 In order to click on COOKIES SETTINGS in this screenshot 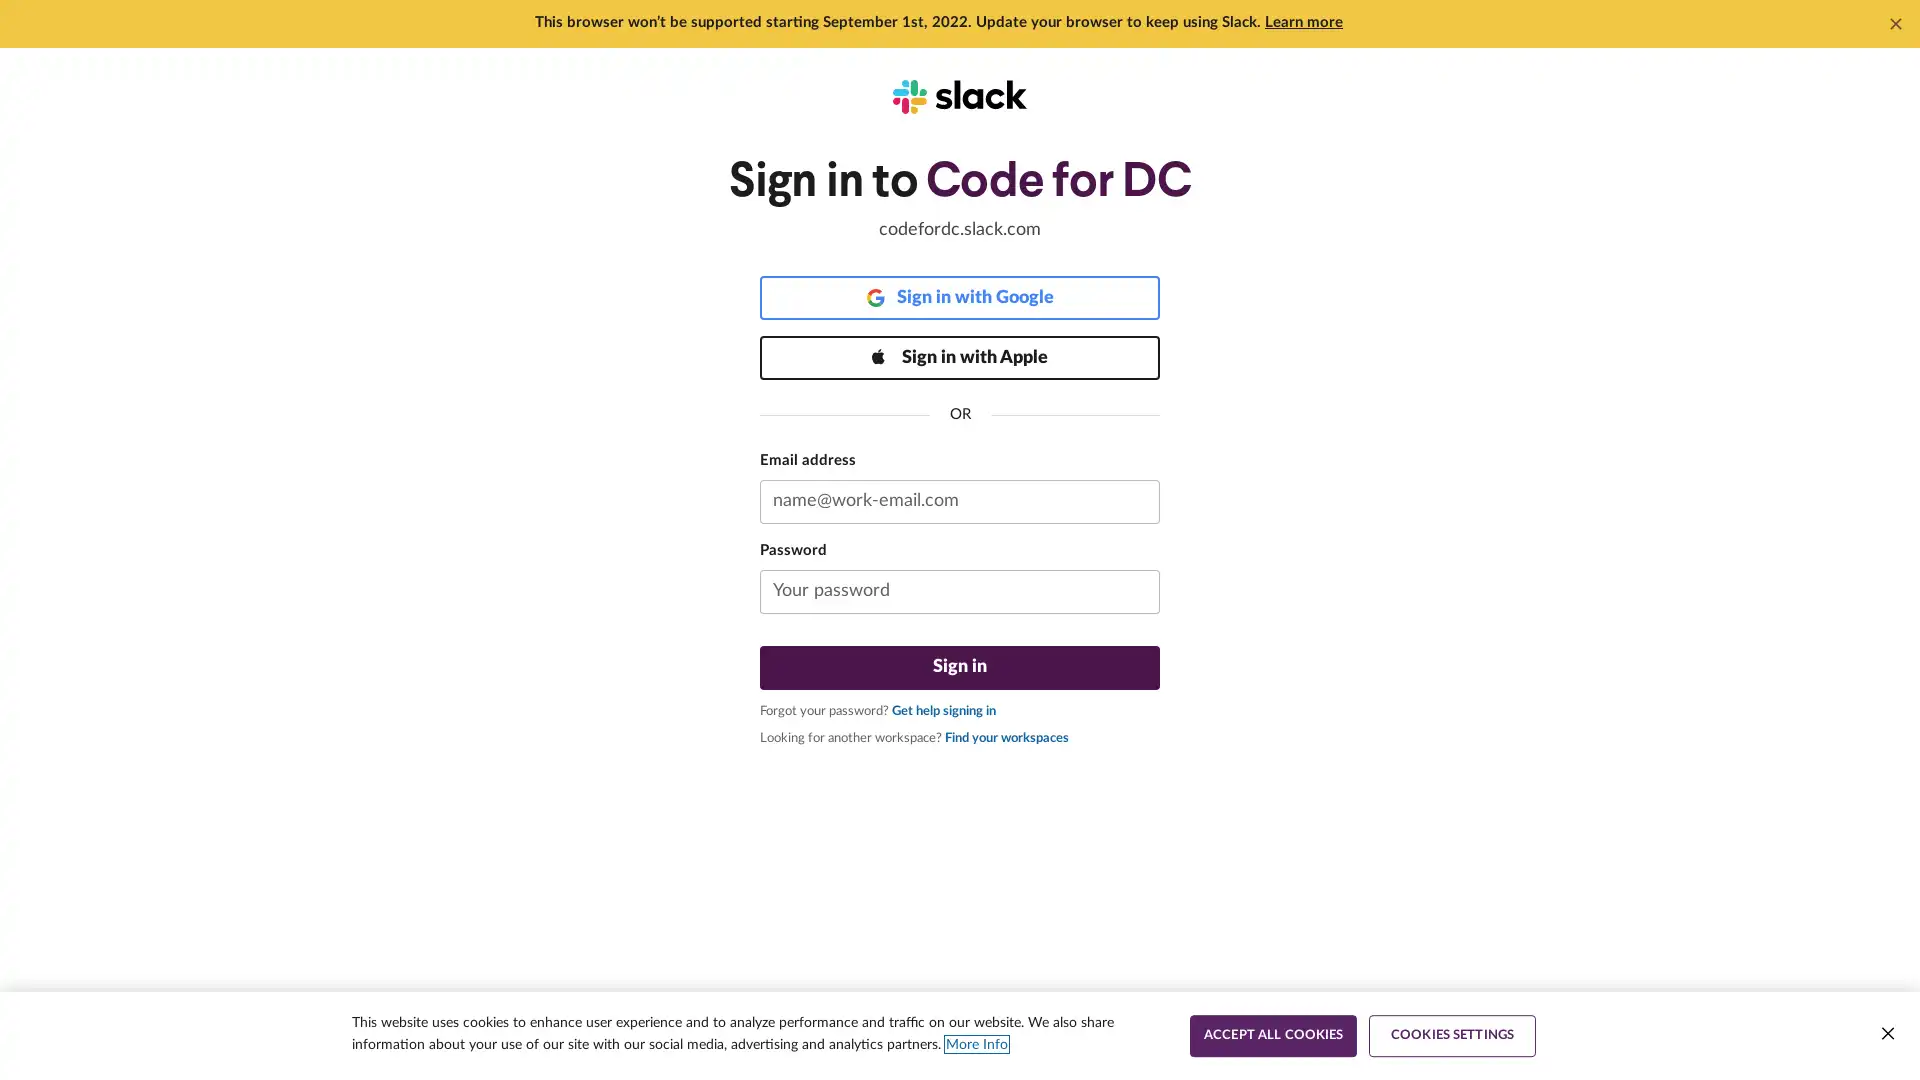, I will do `click(1452, 1035)`.